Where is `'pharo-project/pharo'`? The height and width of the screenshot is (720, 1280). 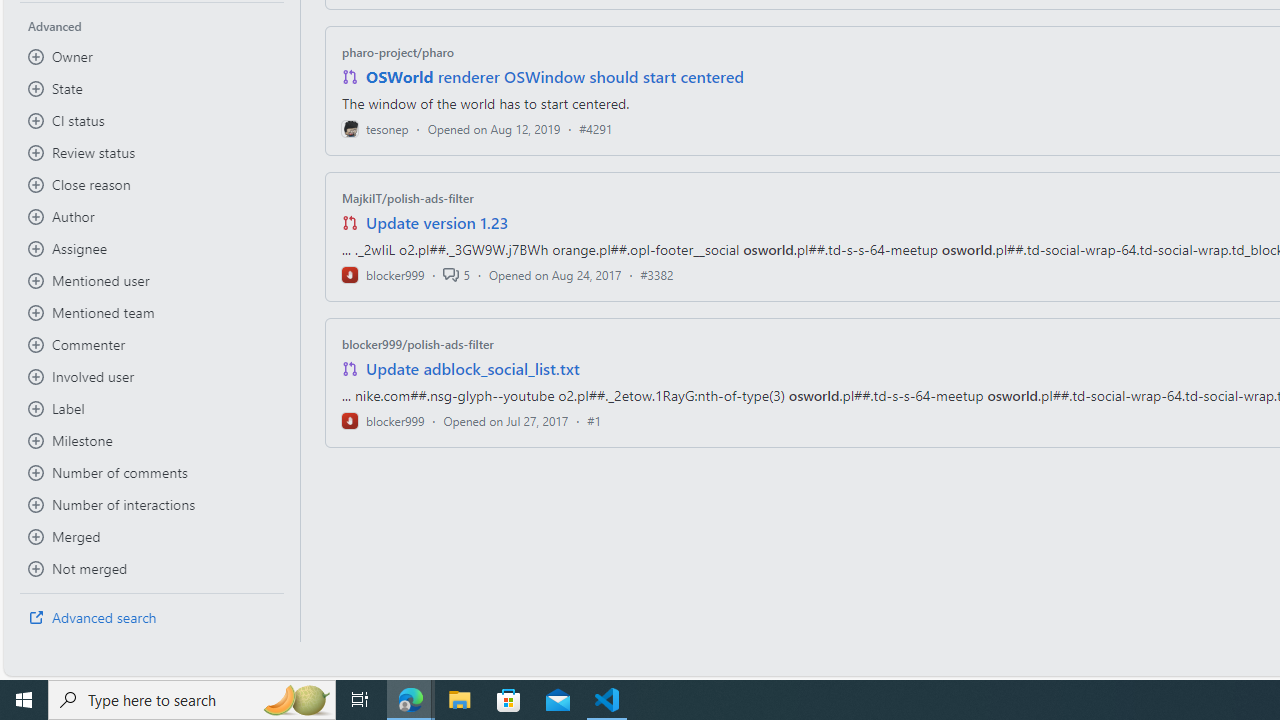 'pharo-project/pharo' is located at coordinates (398, 51).